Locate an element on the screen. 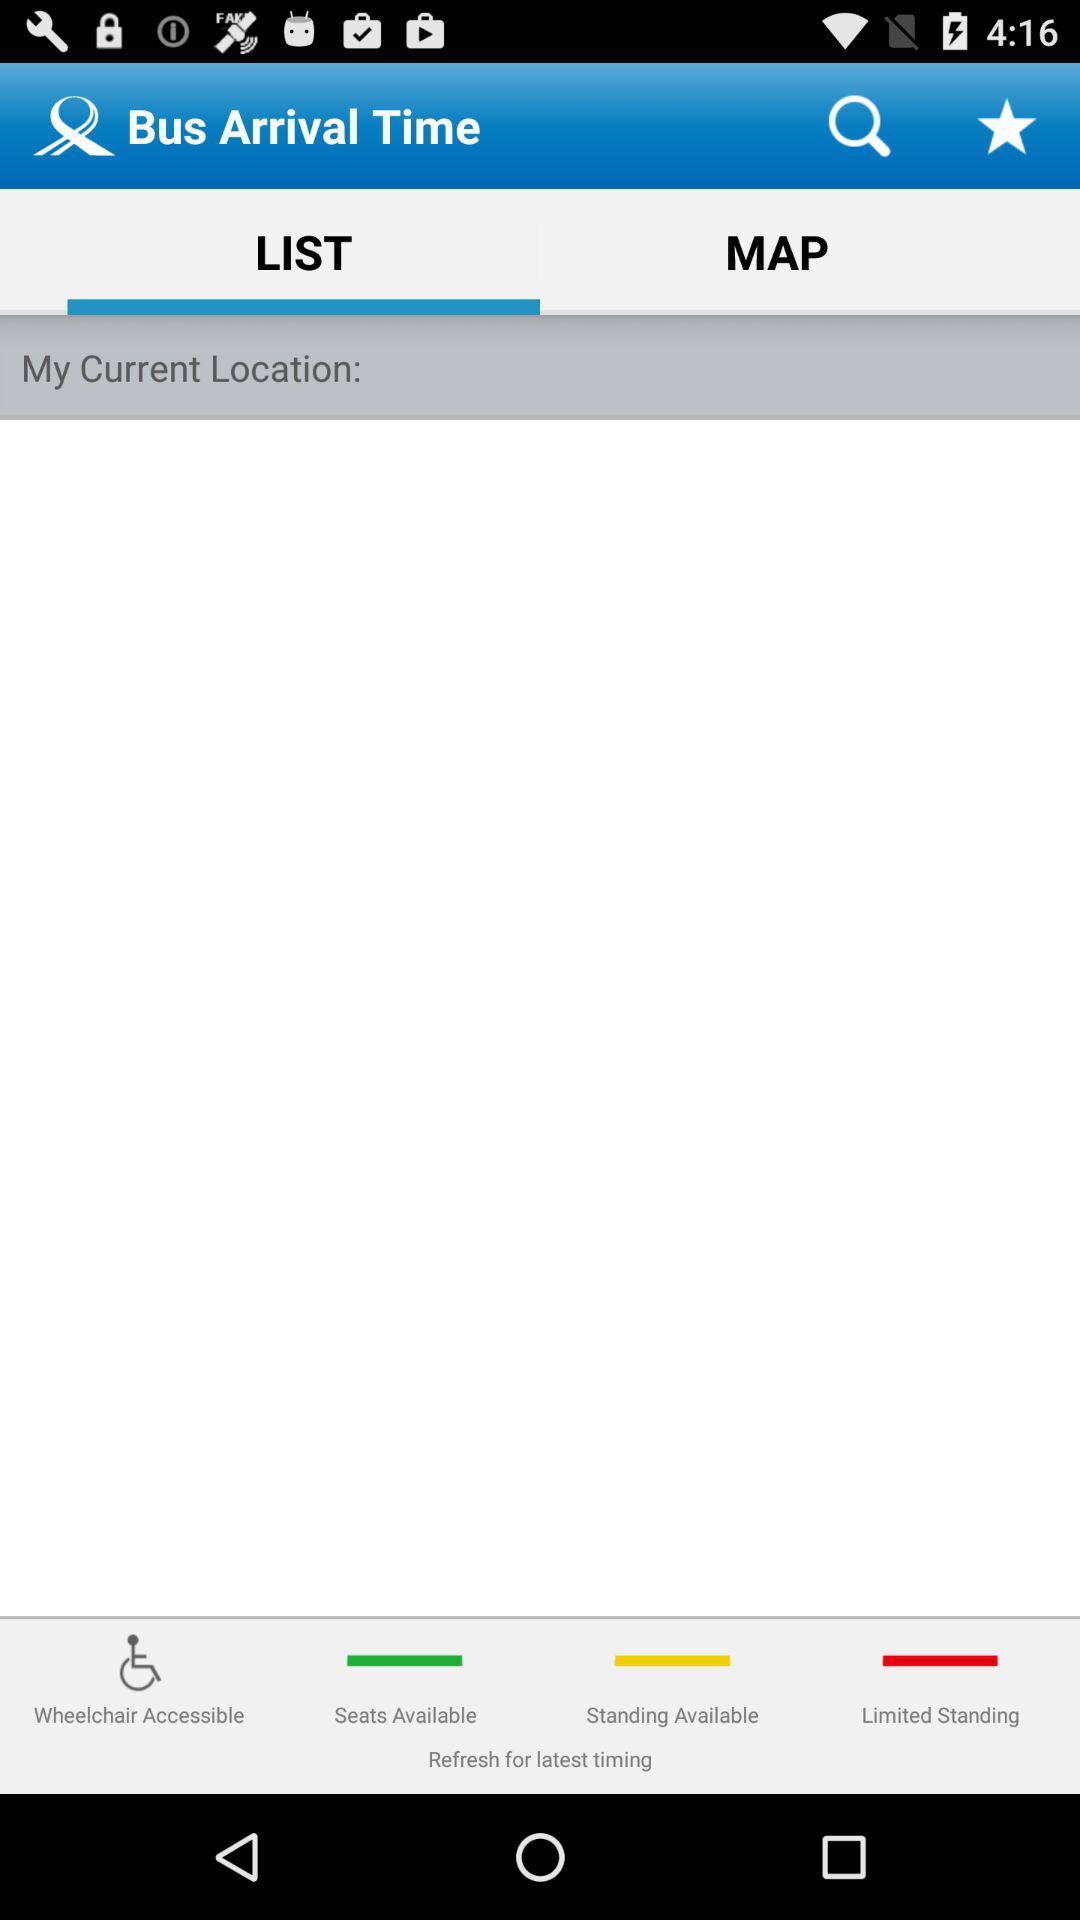  item next to bus arrival time app is located at coordinates (858, 124).